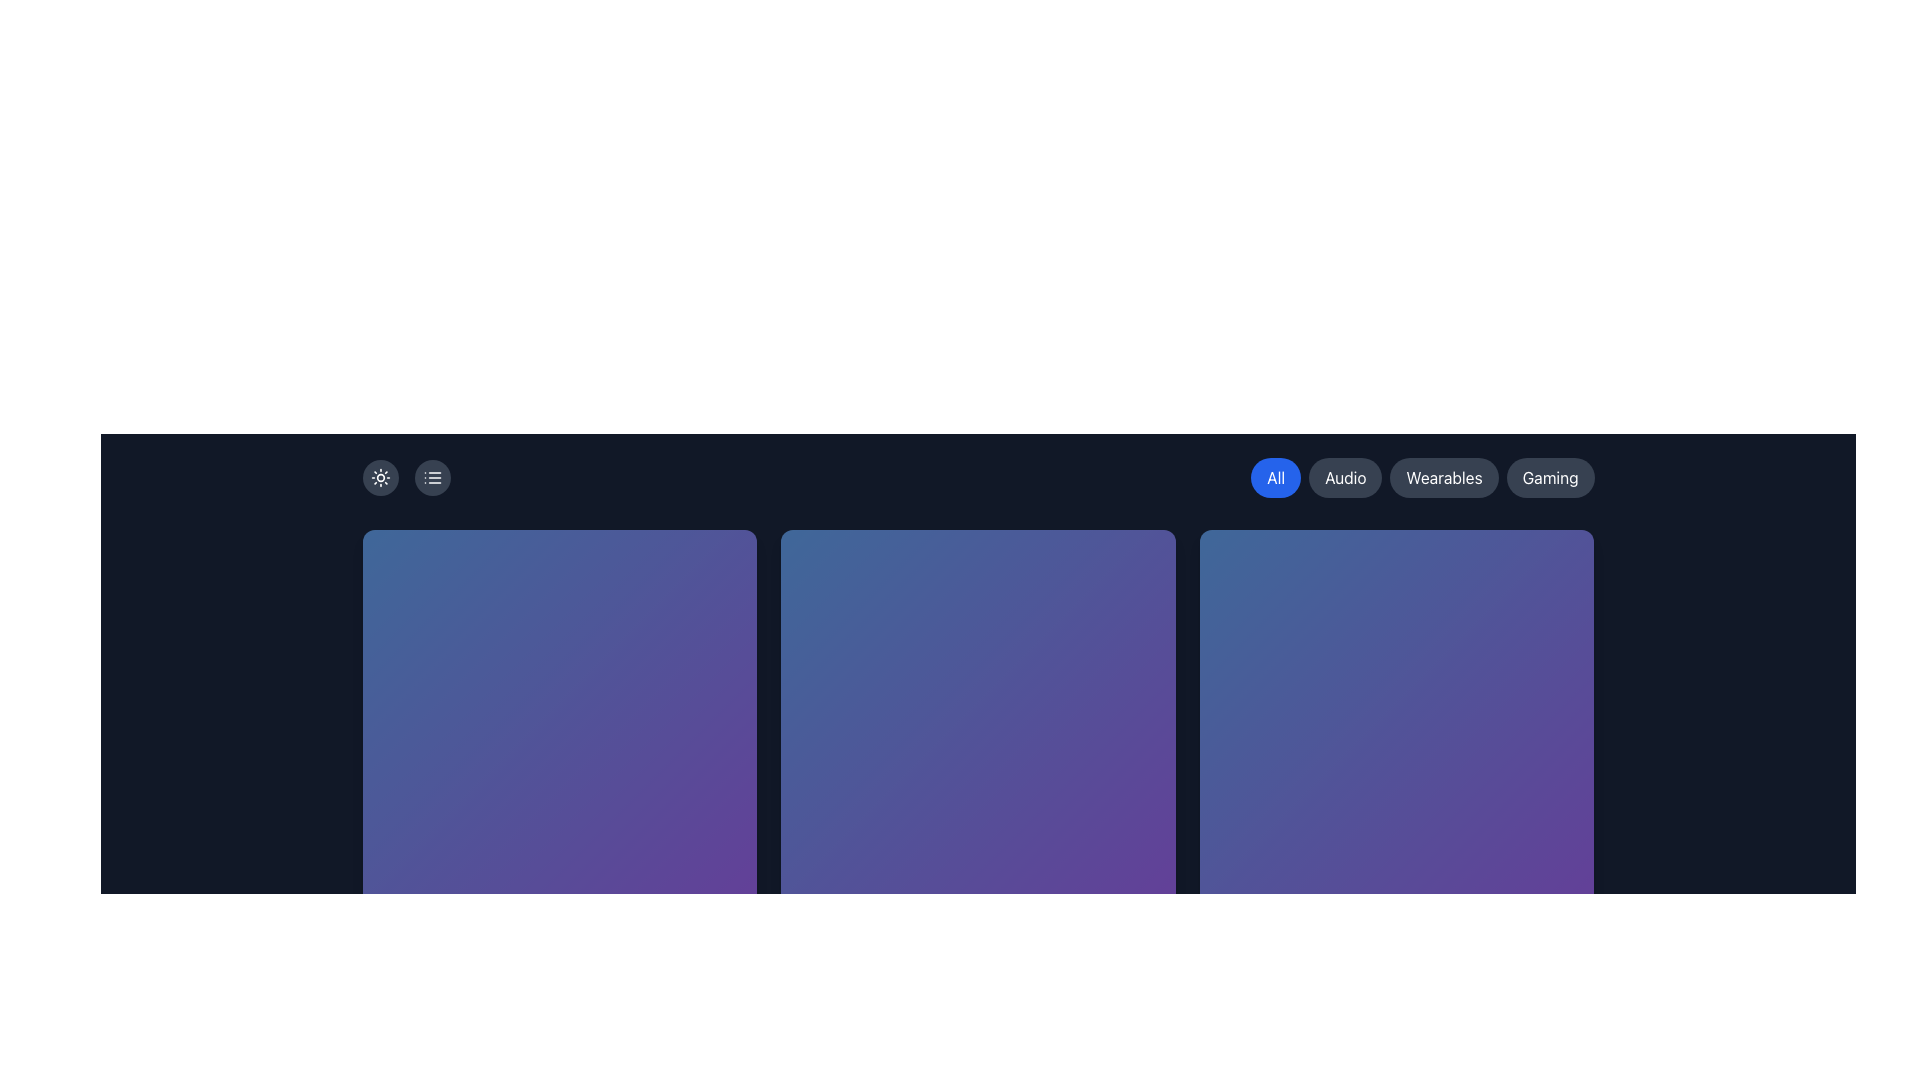  Describe the element at coordinates (559, 727) in the screenshot. I see `the Decorative component which acts as a visual representation in the card layout, enhancing the aesthetic of the interface` at that location.